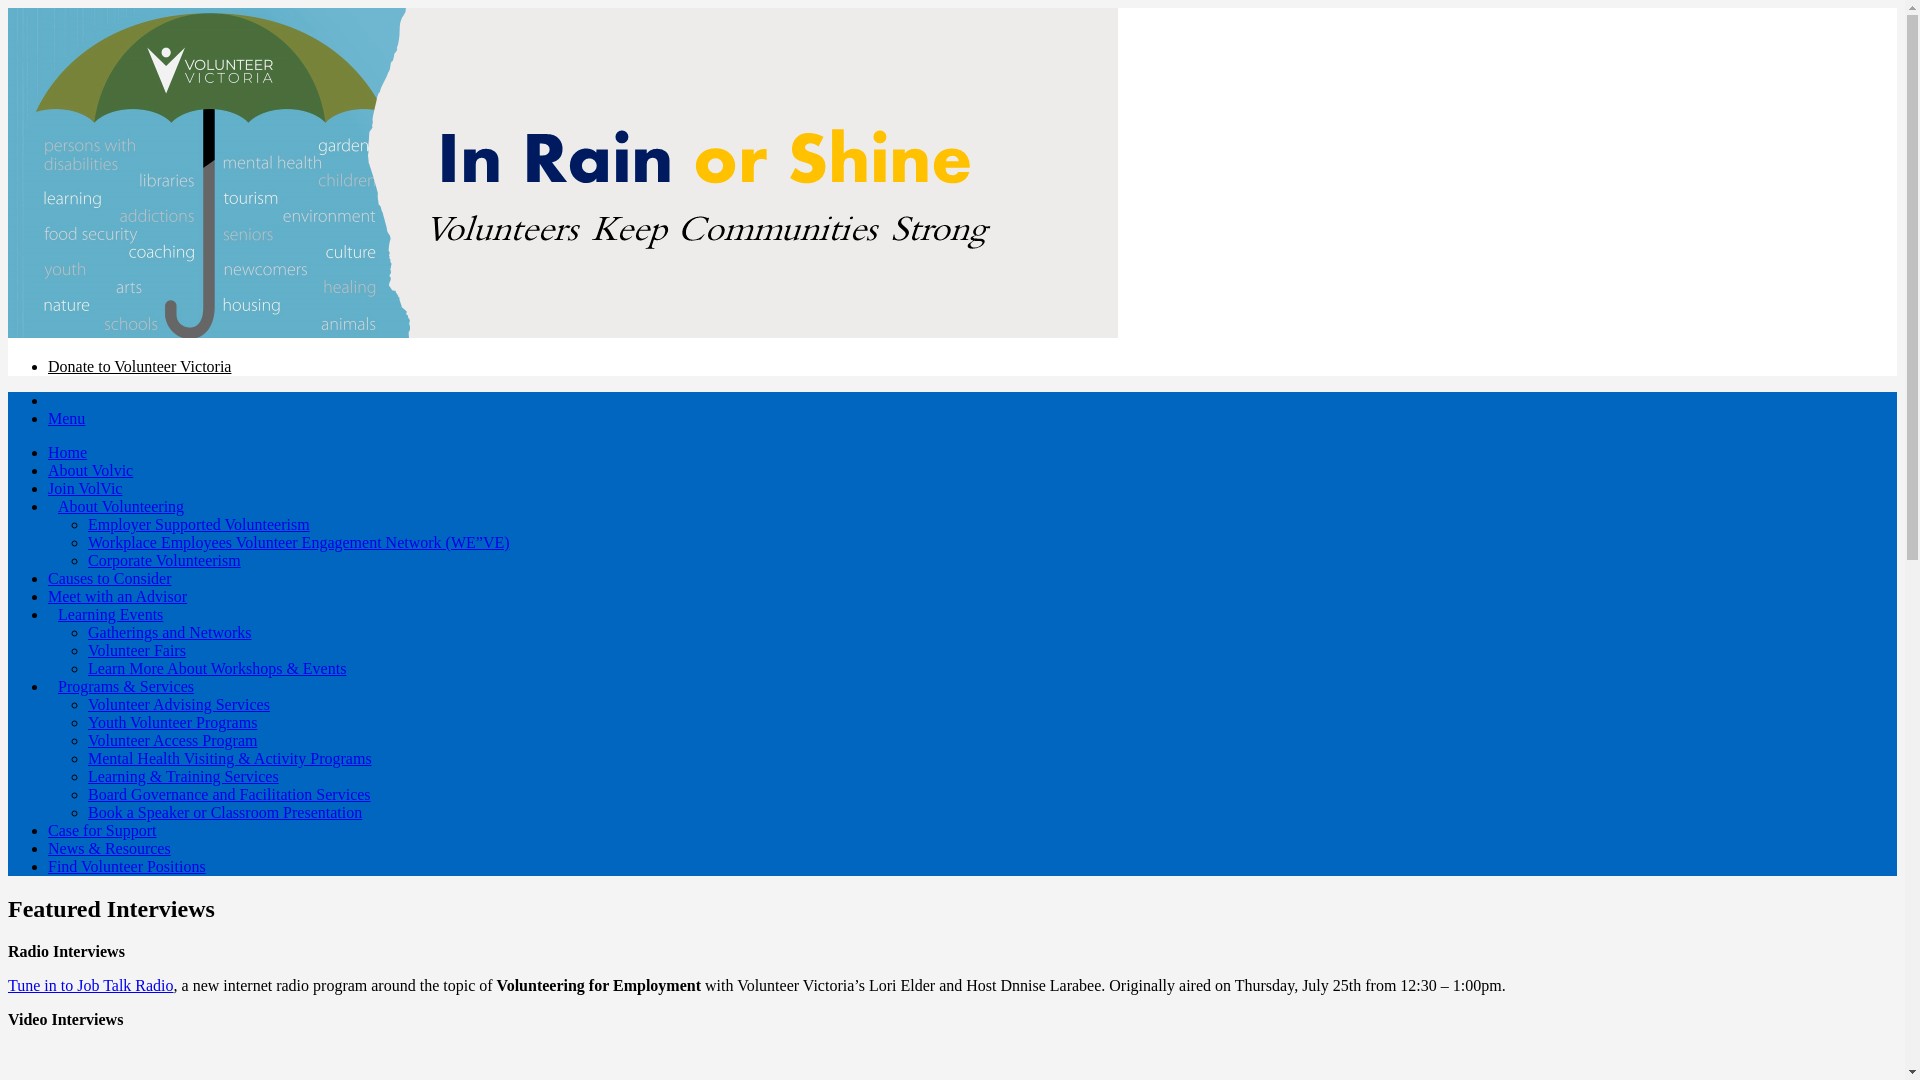  I want to click on 'Case for Support', so click(100, 830).